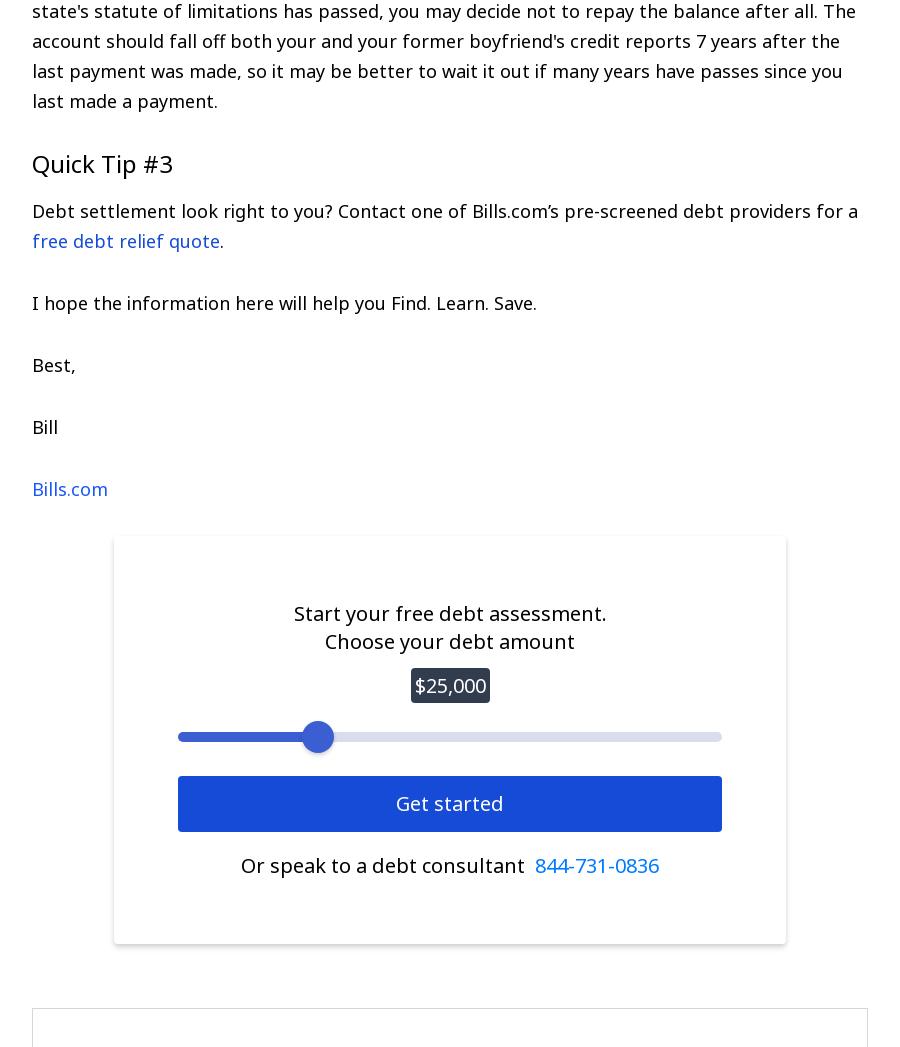 Image resolution: width=900 pixels, height=1047 pixels. What do you see at coordinates (53, 364) in the screenshot?
I see `'Best,'` at bounding box center [53, 364].